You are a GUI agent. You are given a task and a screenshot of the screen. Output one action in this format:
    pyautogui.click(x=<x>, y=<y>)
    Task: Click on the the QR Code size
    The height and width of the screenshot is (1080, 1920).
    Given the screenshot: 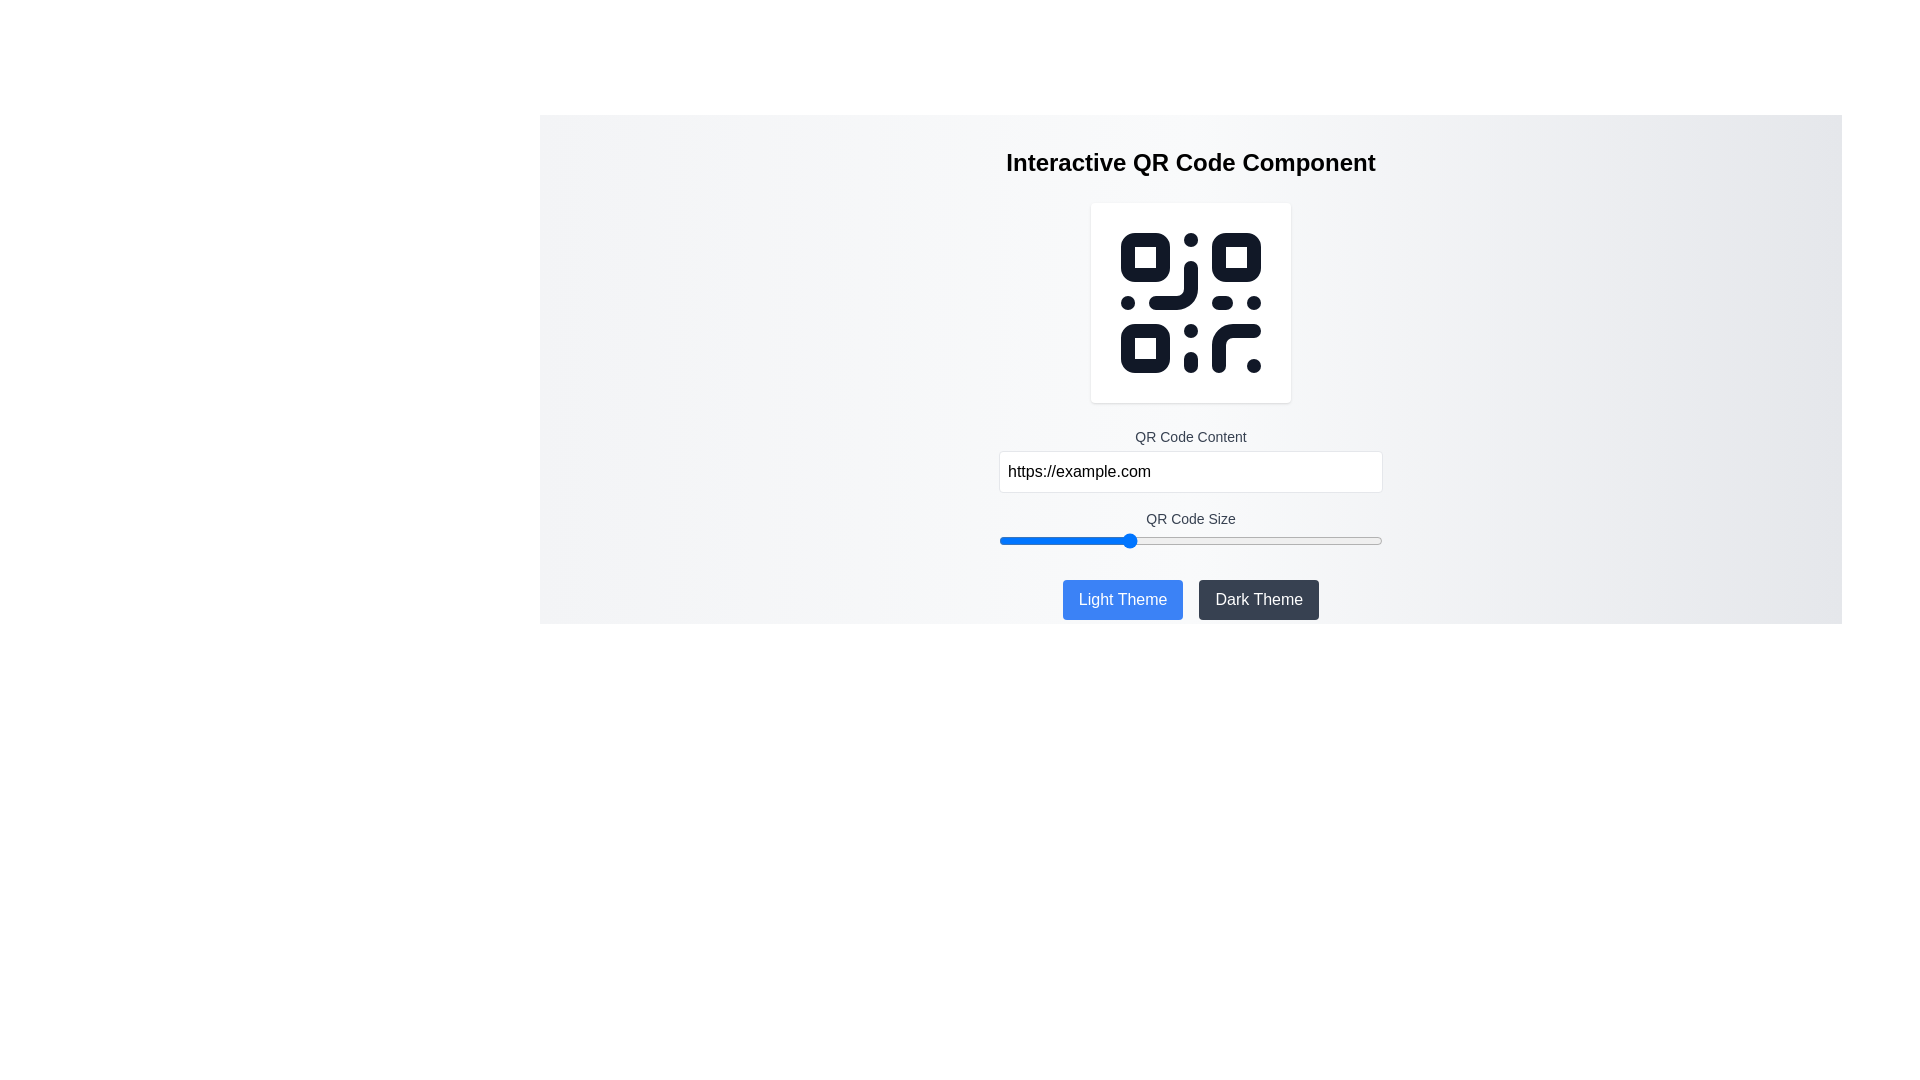 What is the action you would take?
    pyautogui.click(x=1006, y=540)
    